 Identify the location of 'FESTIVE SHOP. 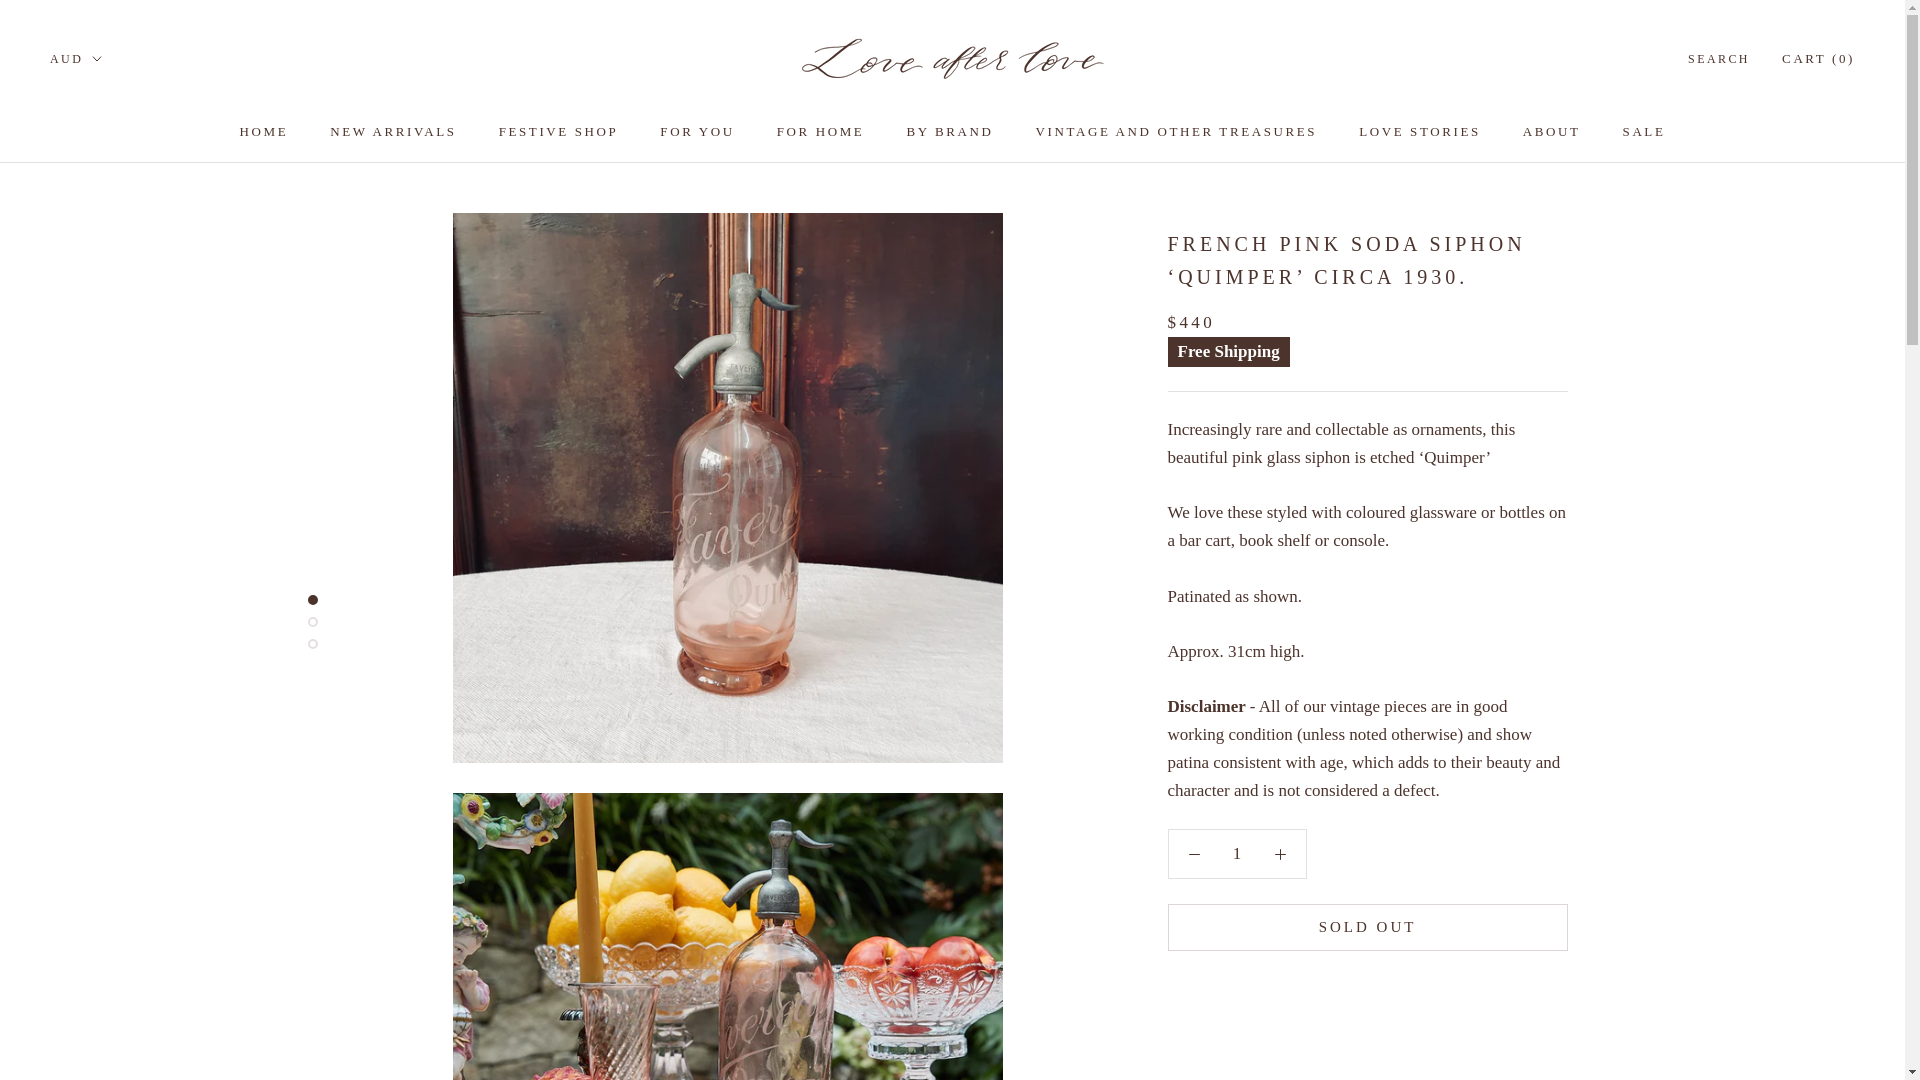
(499, 131).